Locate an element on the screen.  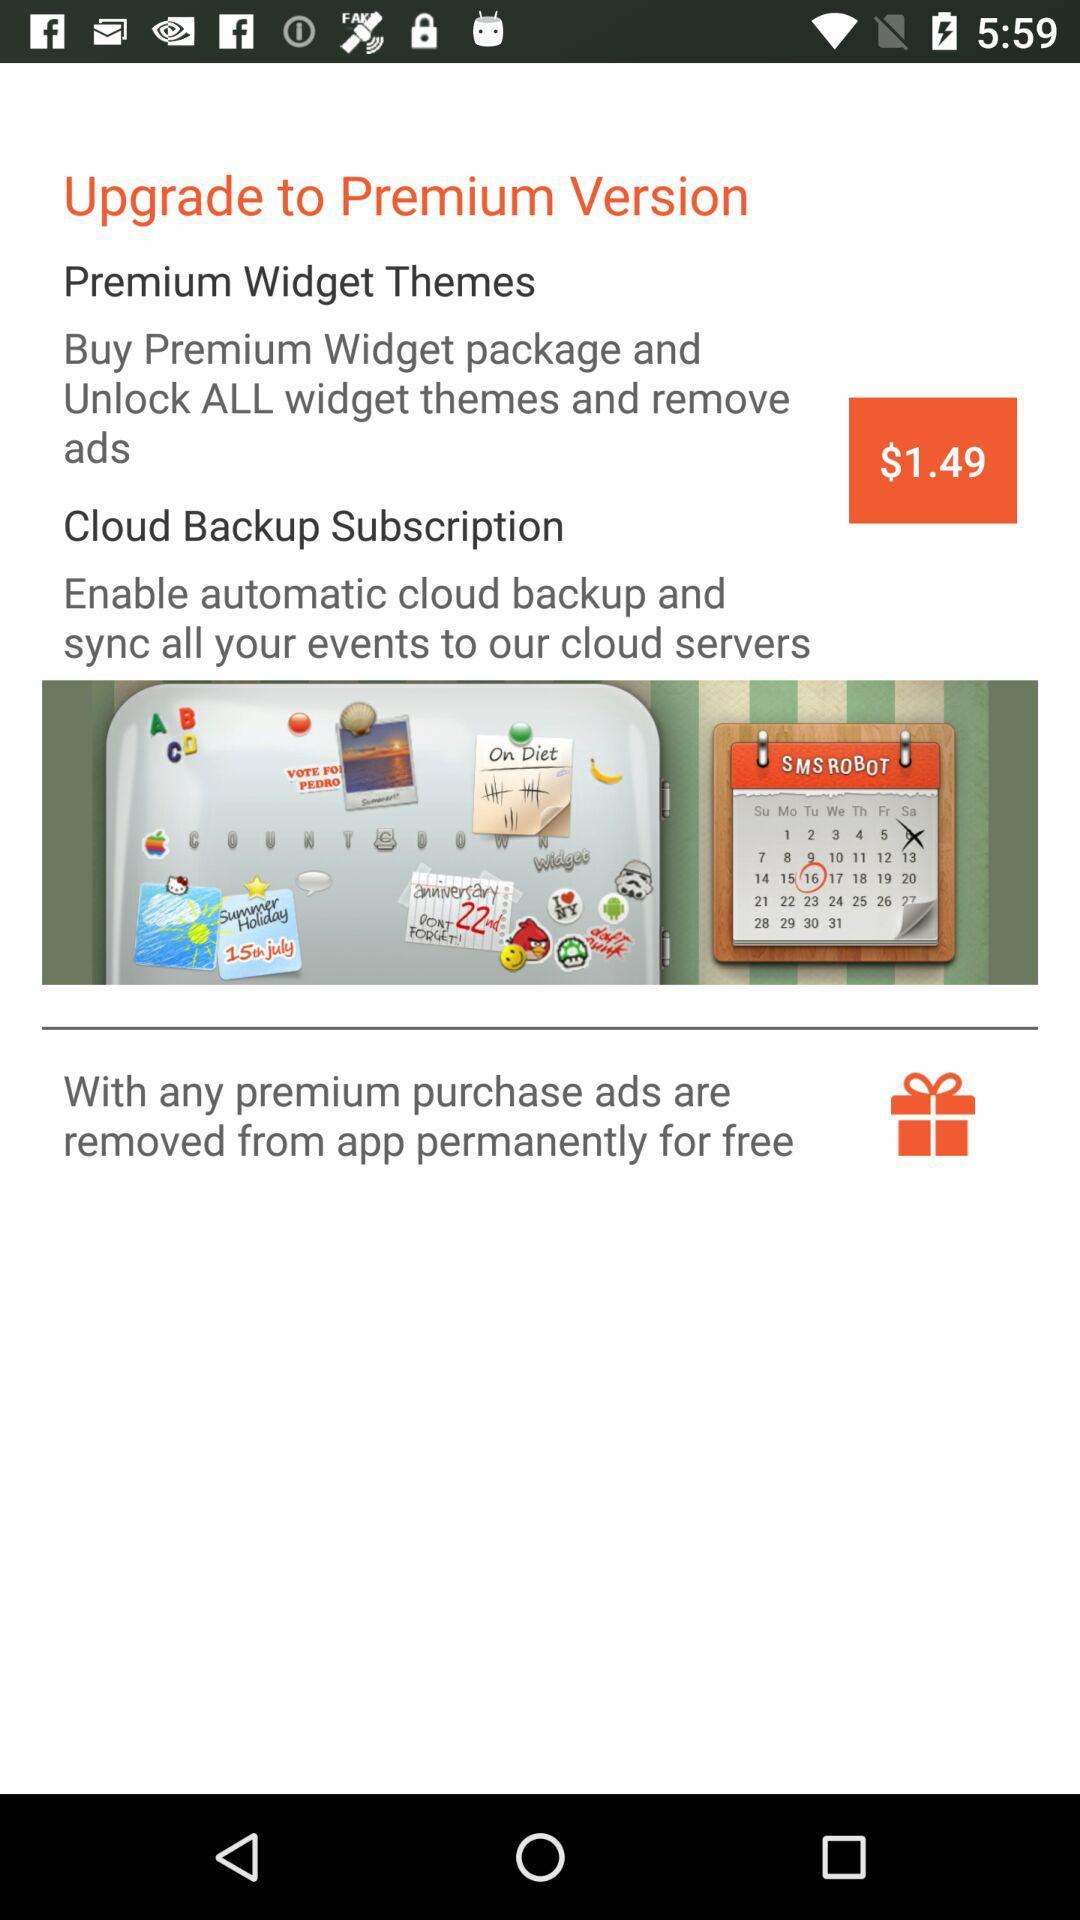
the item at the top right corner is located at coordinates (933, 459).